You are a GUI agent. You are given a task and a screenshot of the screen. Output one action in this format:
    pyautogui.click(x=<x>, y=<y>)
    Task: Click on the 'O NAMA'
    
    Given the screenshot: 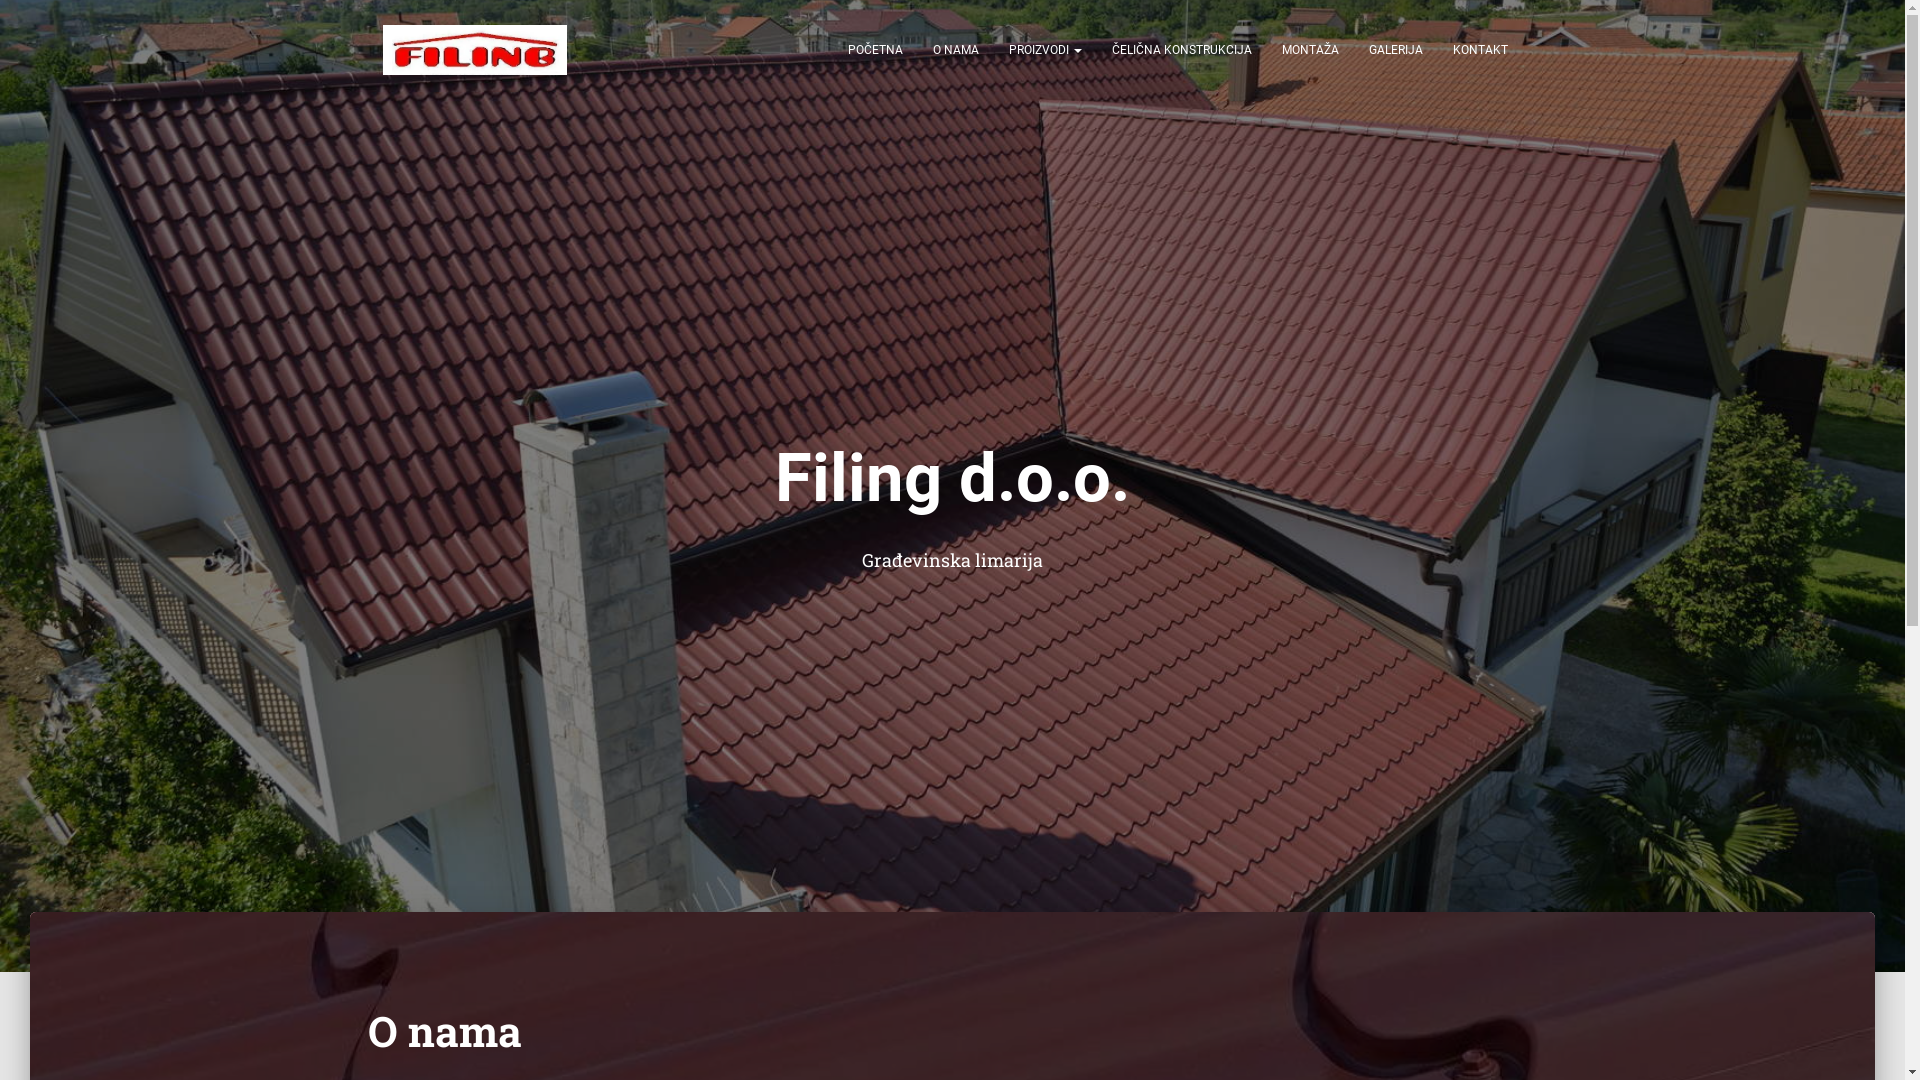 What is the action you would take?
    pyautogui.click(x=954, y=49)
    